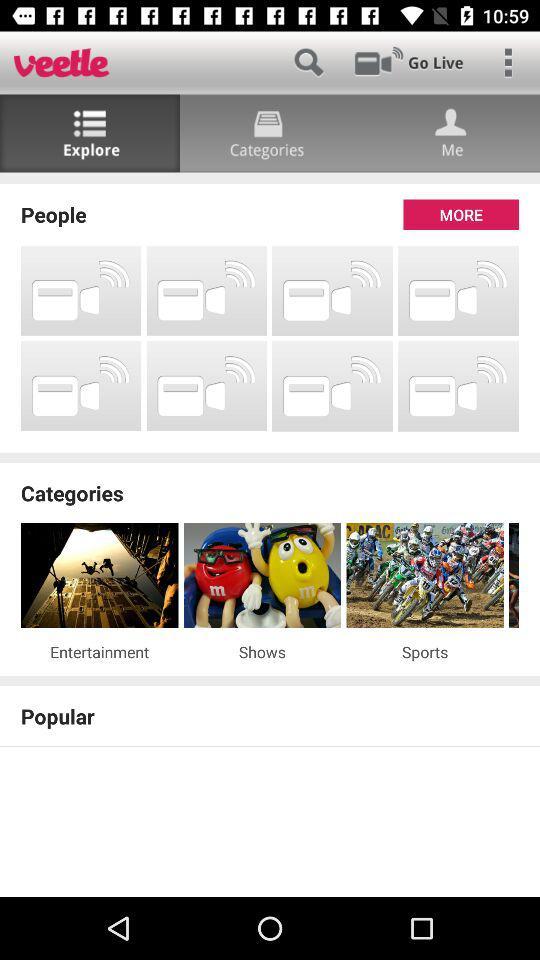  What do you see at coordinates (270, 492) in the screenshot?
I see `the categories icon` at bounding box center [270, 492].